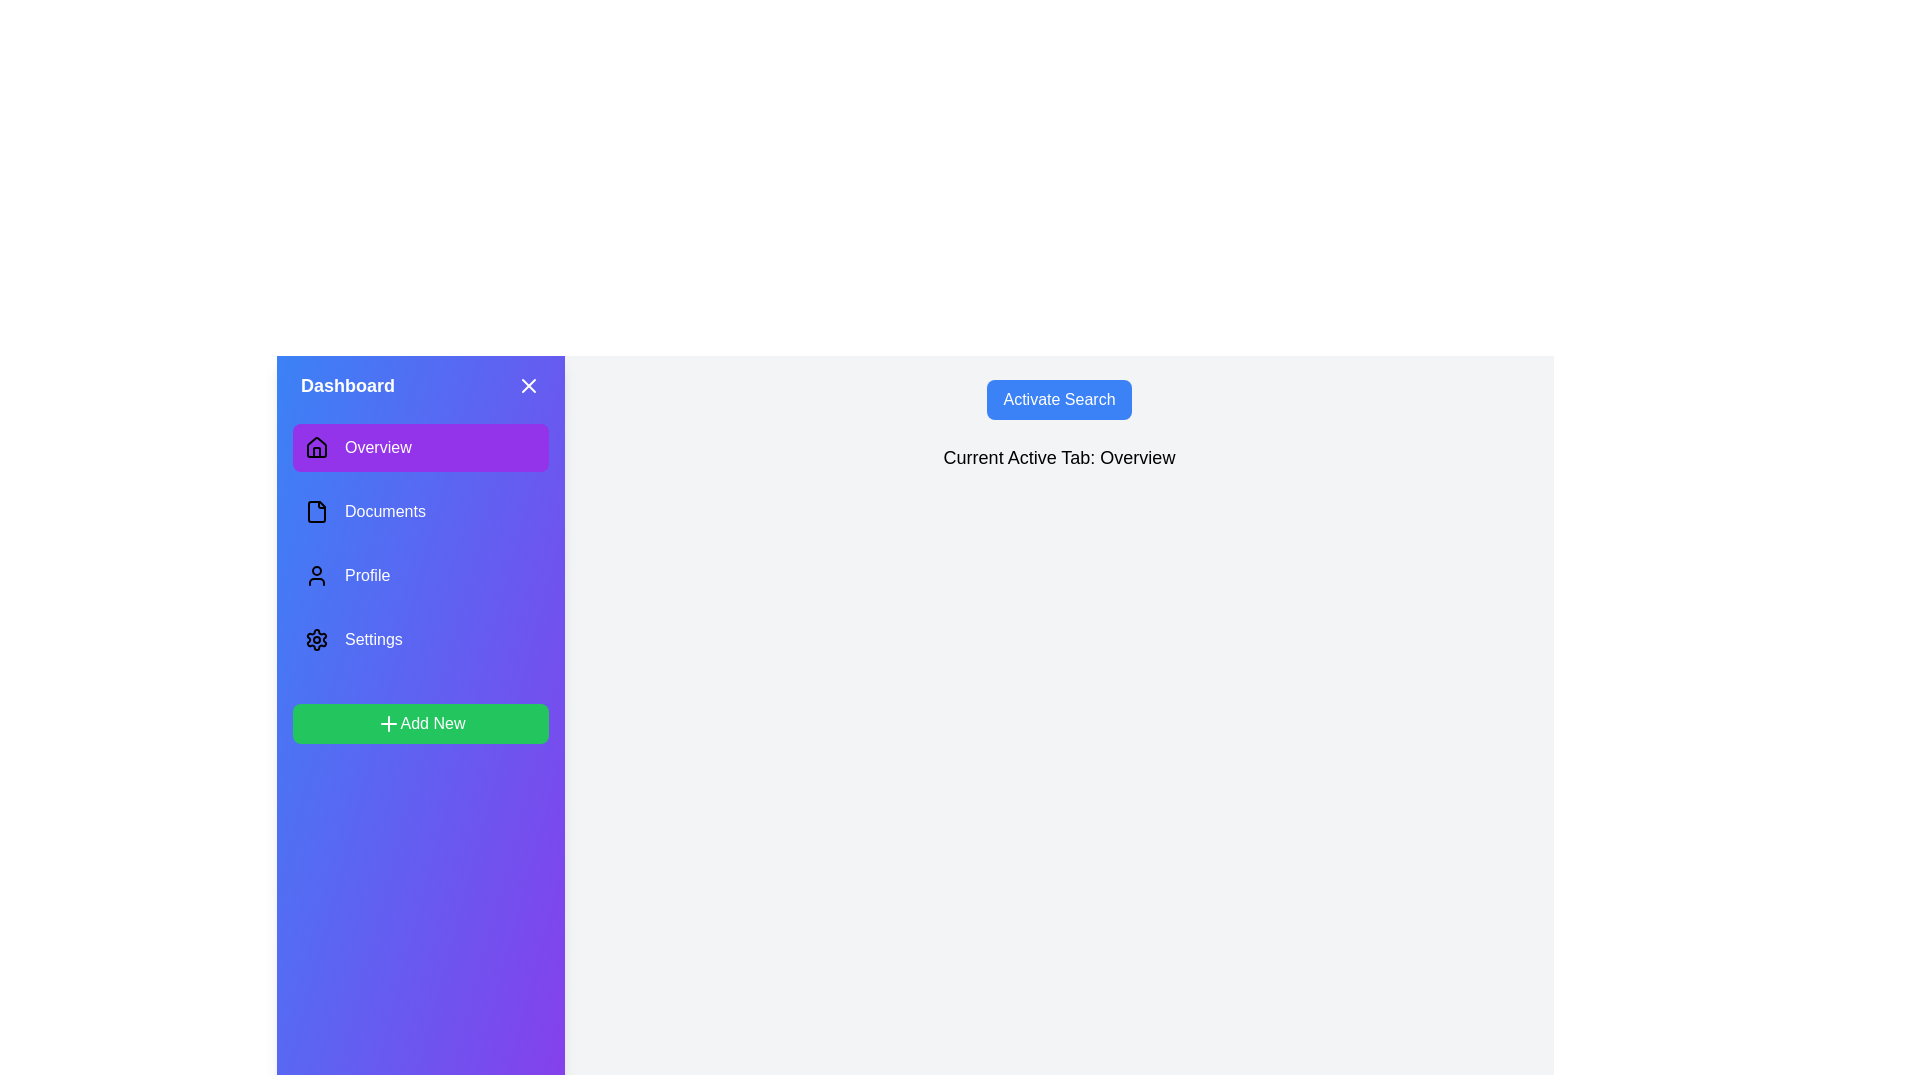 Image resolution: width=1920 pixels, height=1080 pixels. I want to click on the user icon in the sidebar, which is outlined in black and represents a generic person silhouette, so click(315, 575).